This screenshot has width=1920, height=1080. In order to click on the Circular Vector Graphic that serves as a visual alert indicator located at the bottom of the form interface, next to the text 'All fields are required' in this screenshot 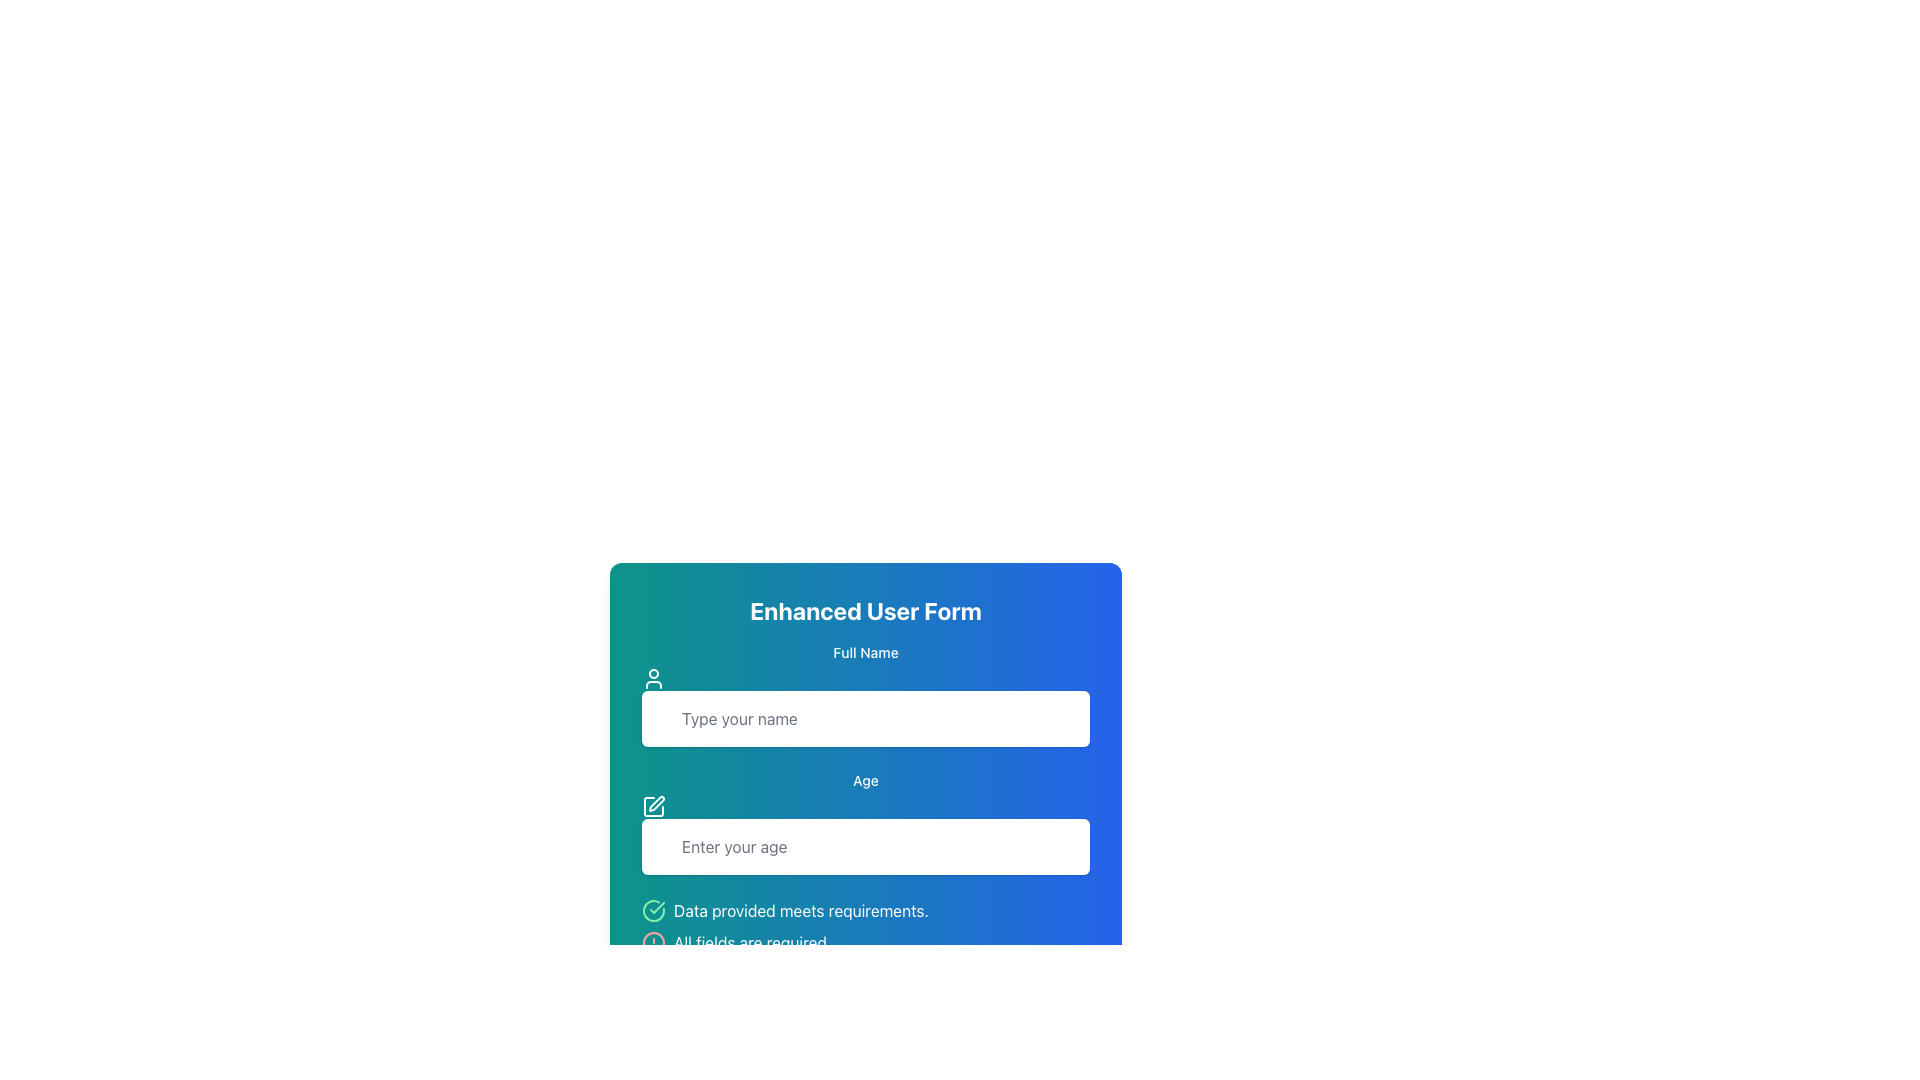, I will do `click(653, 942)`.